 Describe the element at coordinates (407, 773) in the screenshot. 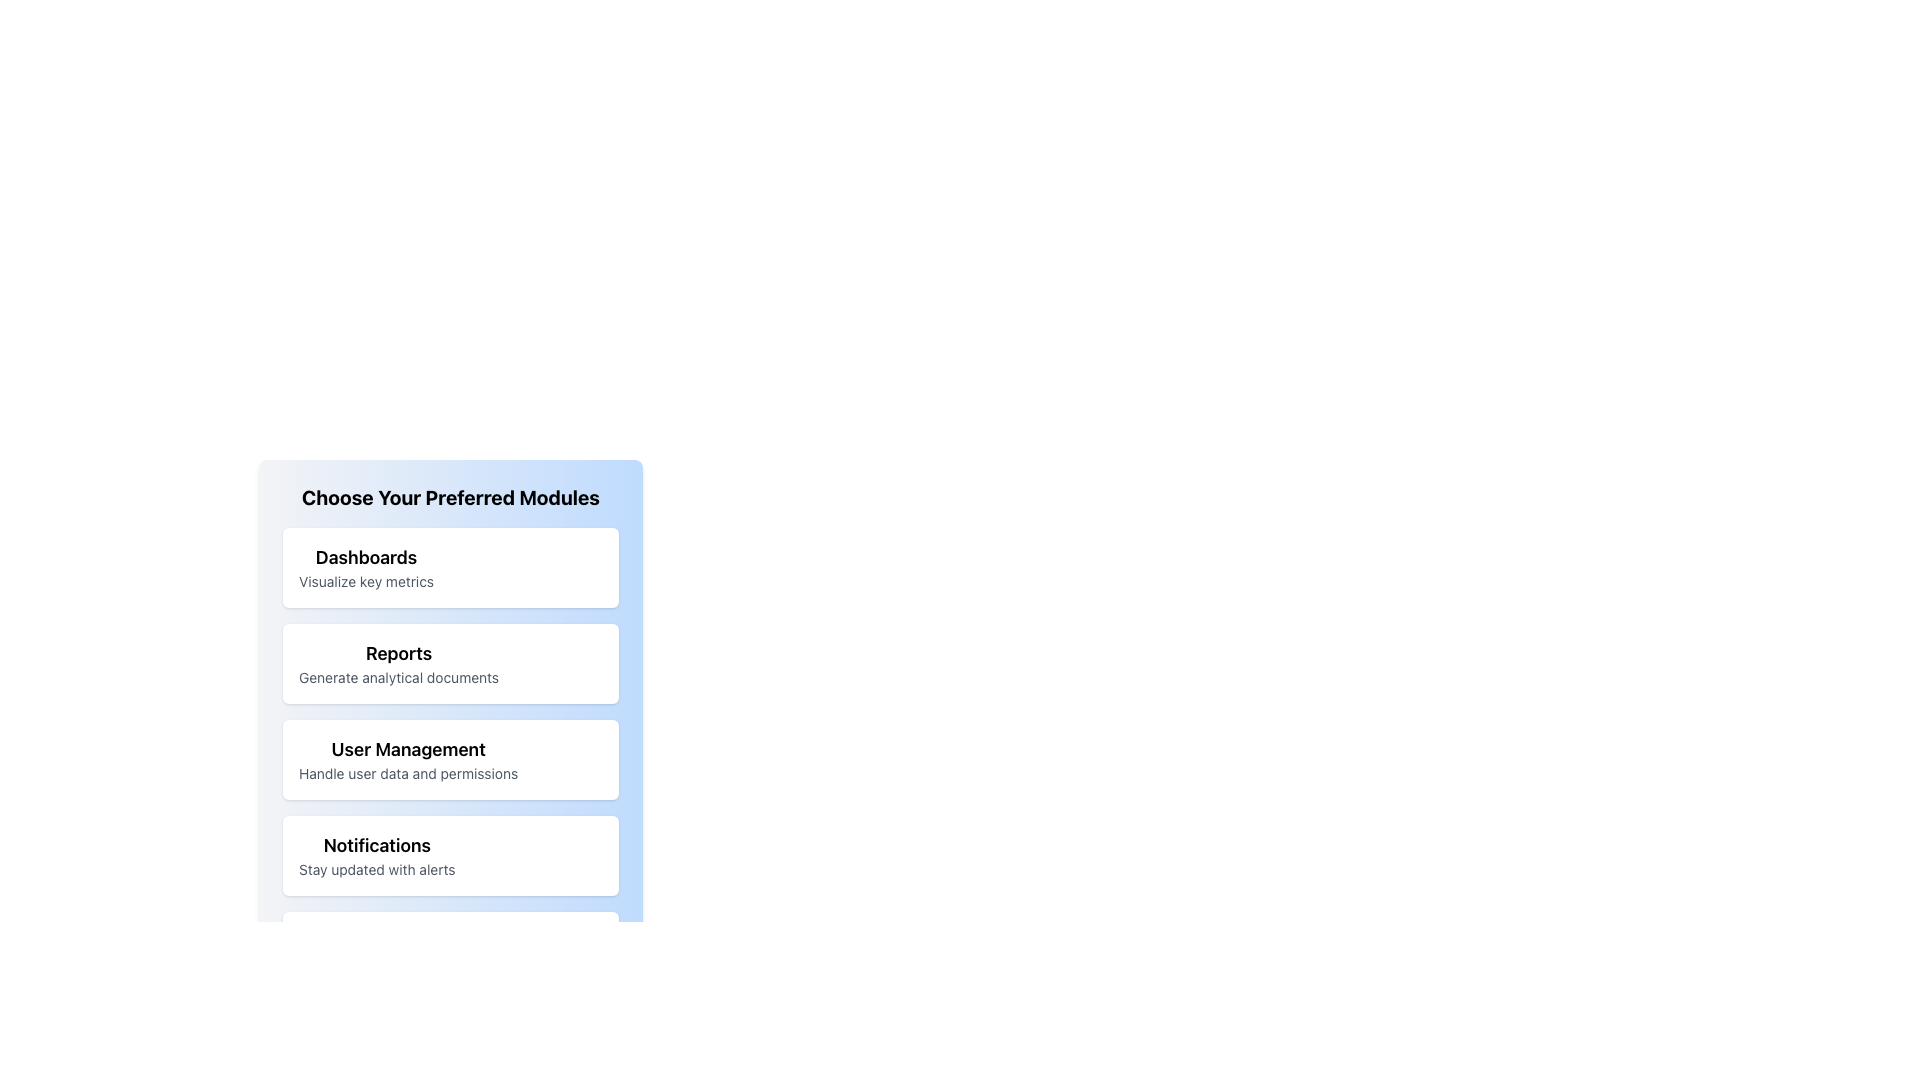

I see `the Text Label that contains the text 'Handle user data and permissions', styled in a small, gray font, located beneath the title 'User Management'` at that location.